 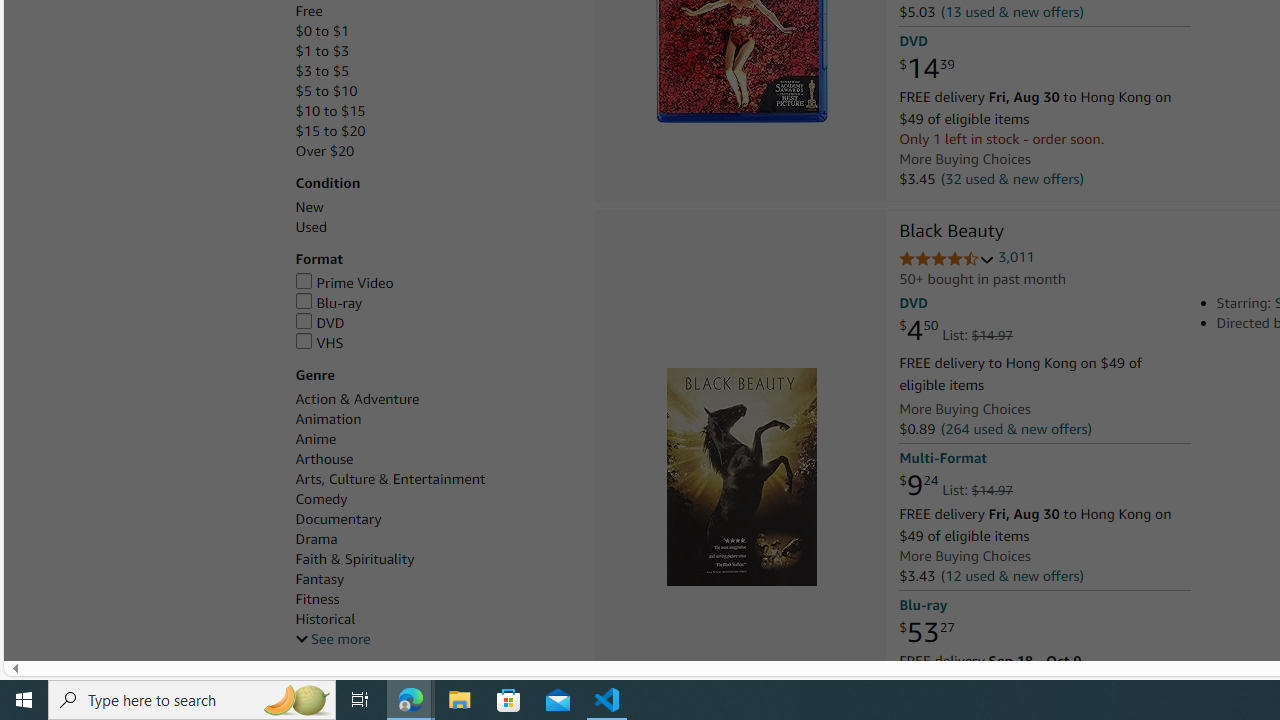 I want to click on '(264 used & new offers)', so click(x=1015, y=428).